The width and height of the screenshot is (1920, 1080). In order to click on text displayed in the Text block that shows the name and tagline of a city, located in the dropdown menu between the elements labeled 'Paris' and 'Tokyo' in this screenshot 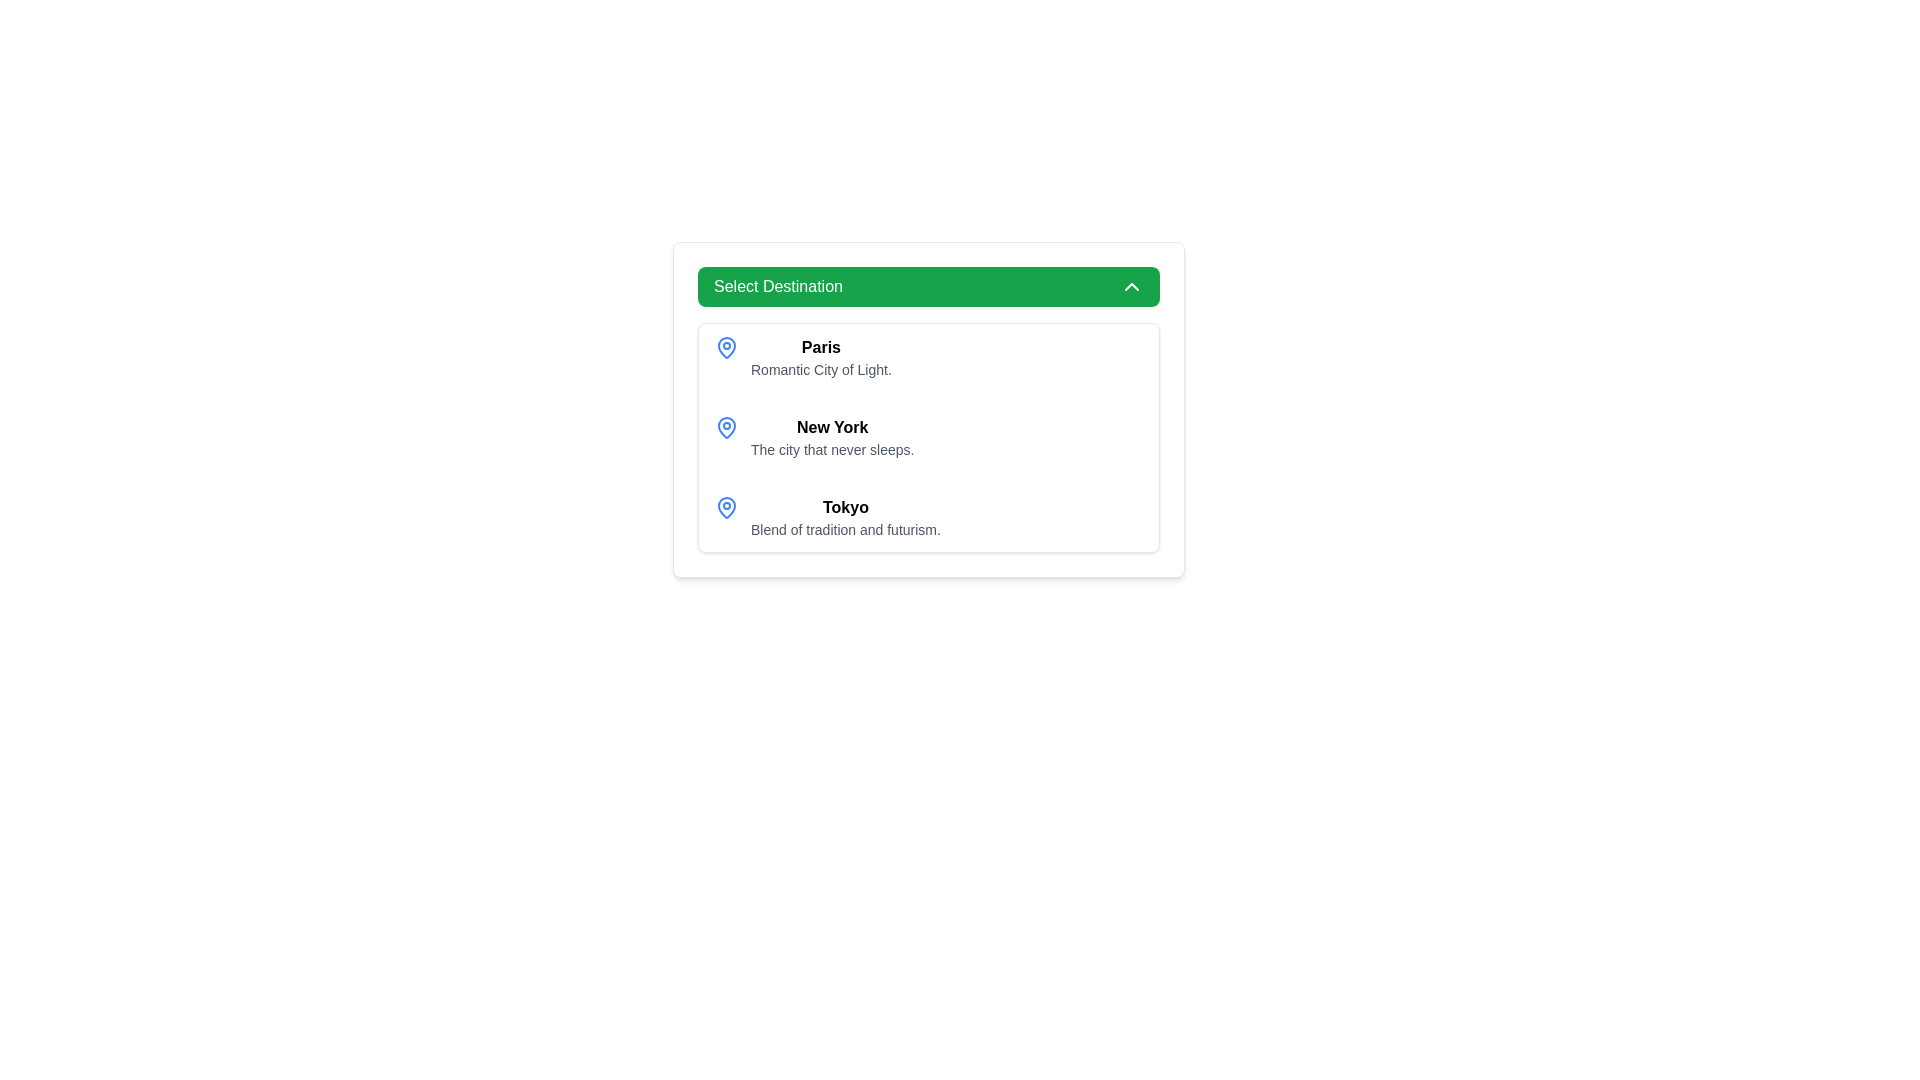, I will do `click(832, 437)`.